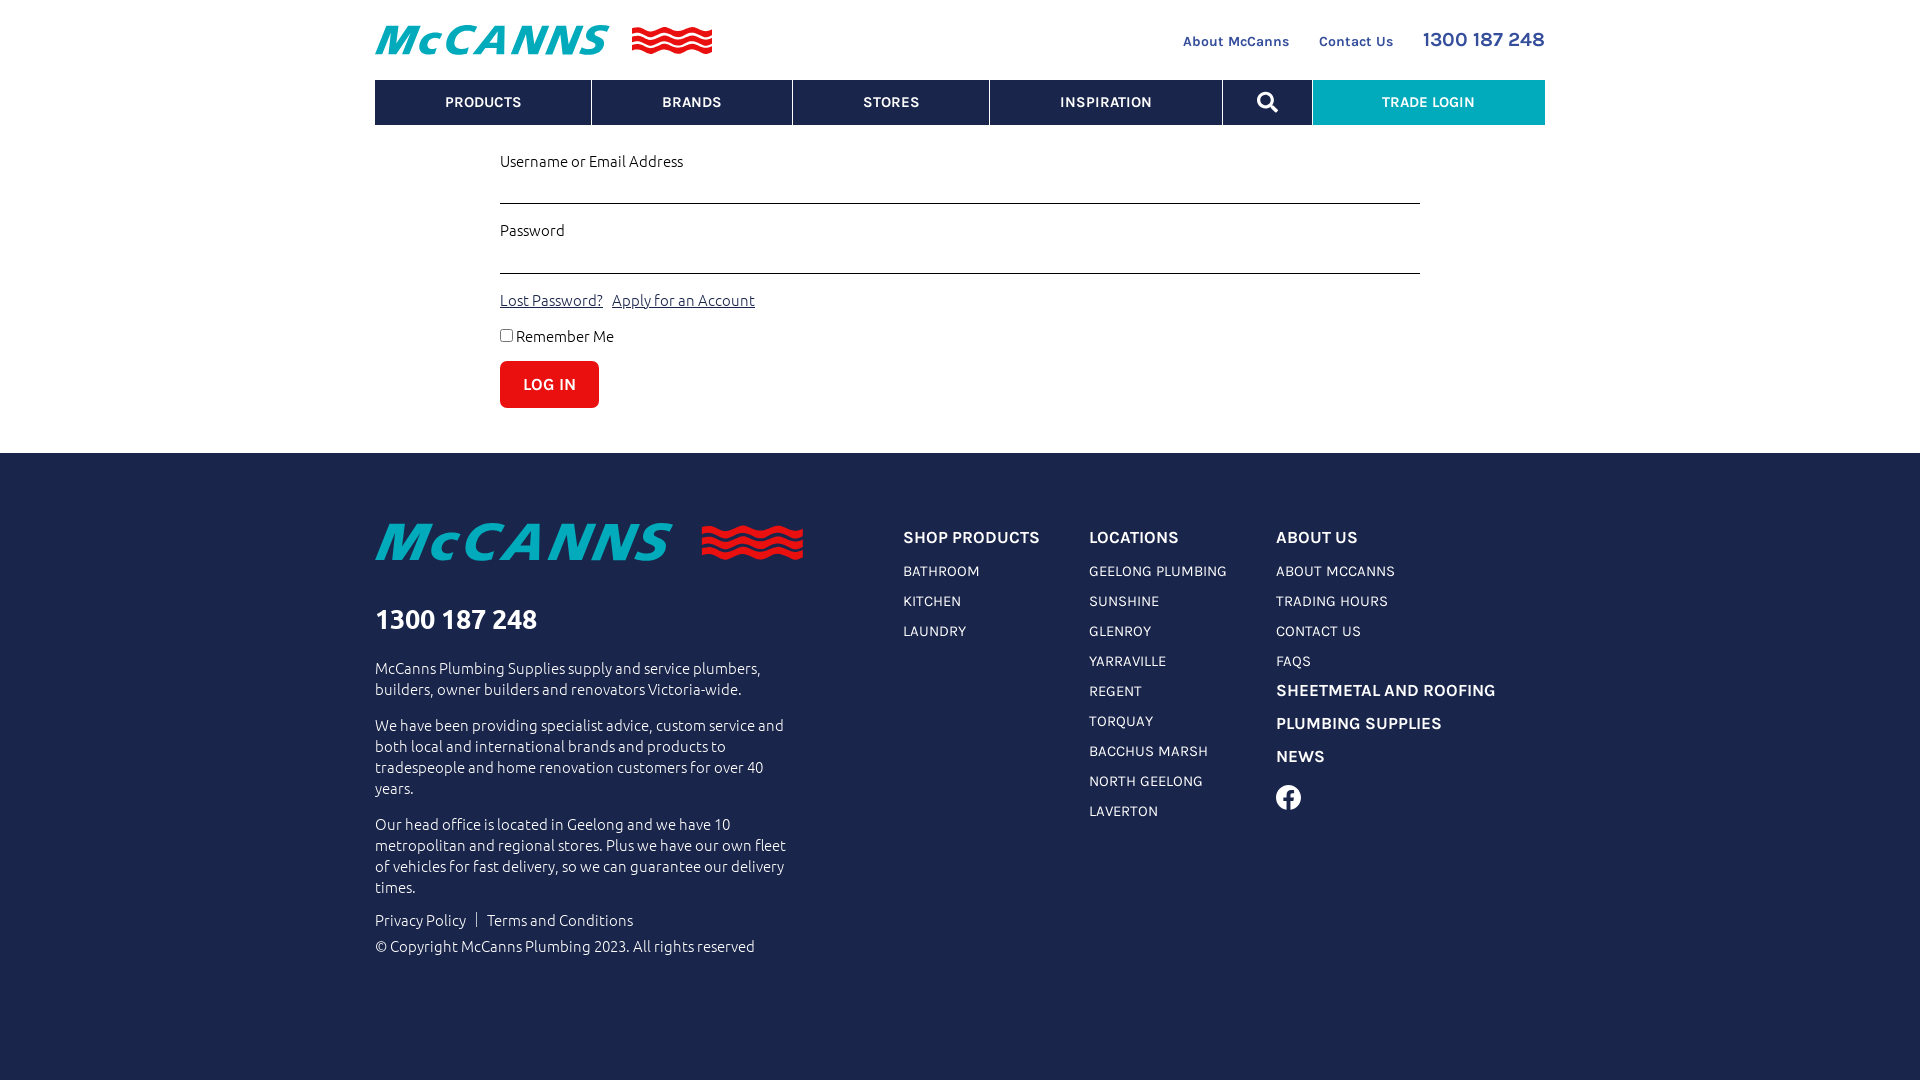 This screenshot has height=1080, width=1920. I want to click on 'SHOP PRODUCTS', so click(971, 536).